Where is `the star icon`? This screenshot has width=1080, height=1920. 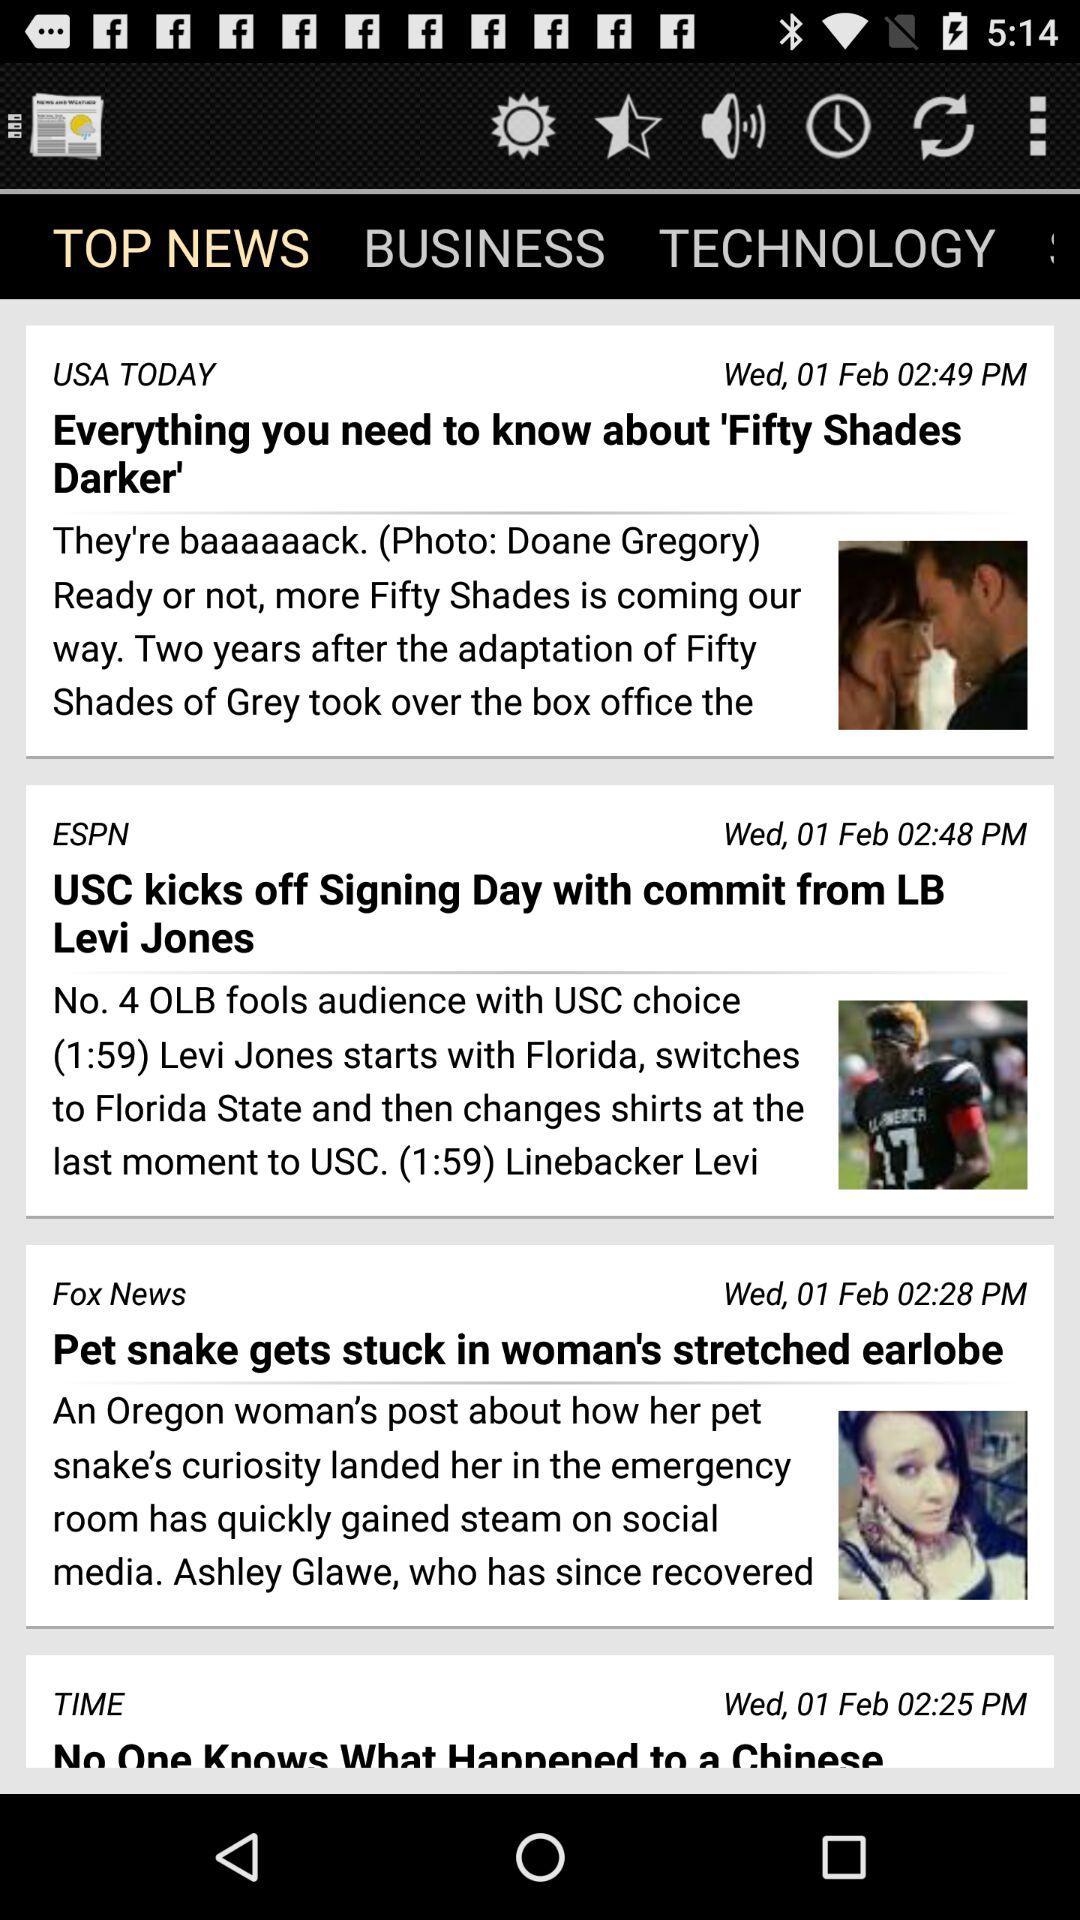
the star icon is located at coordinates (627, 133).